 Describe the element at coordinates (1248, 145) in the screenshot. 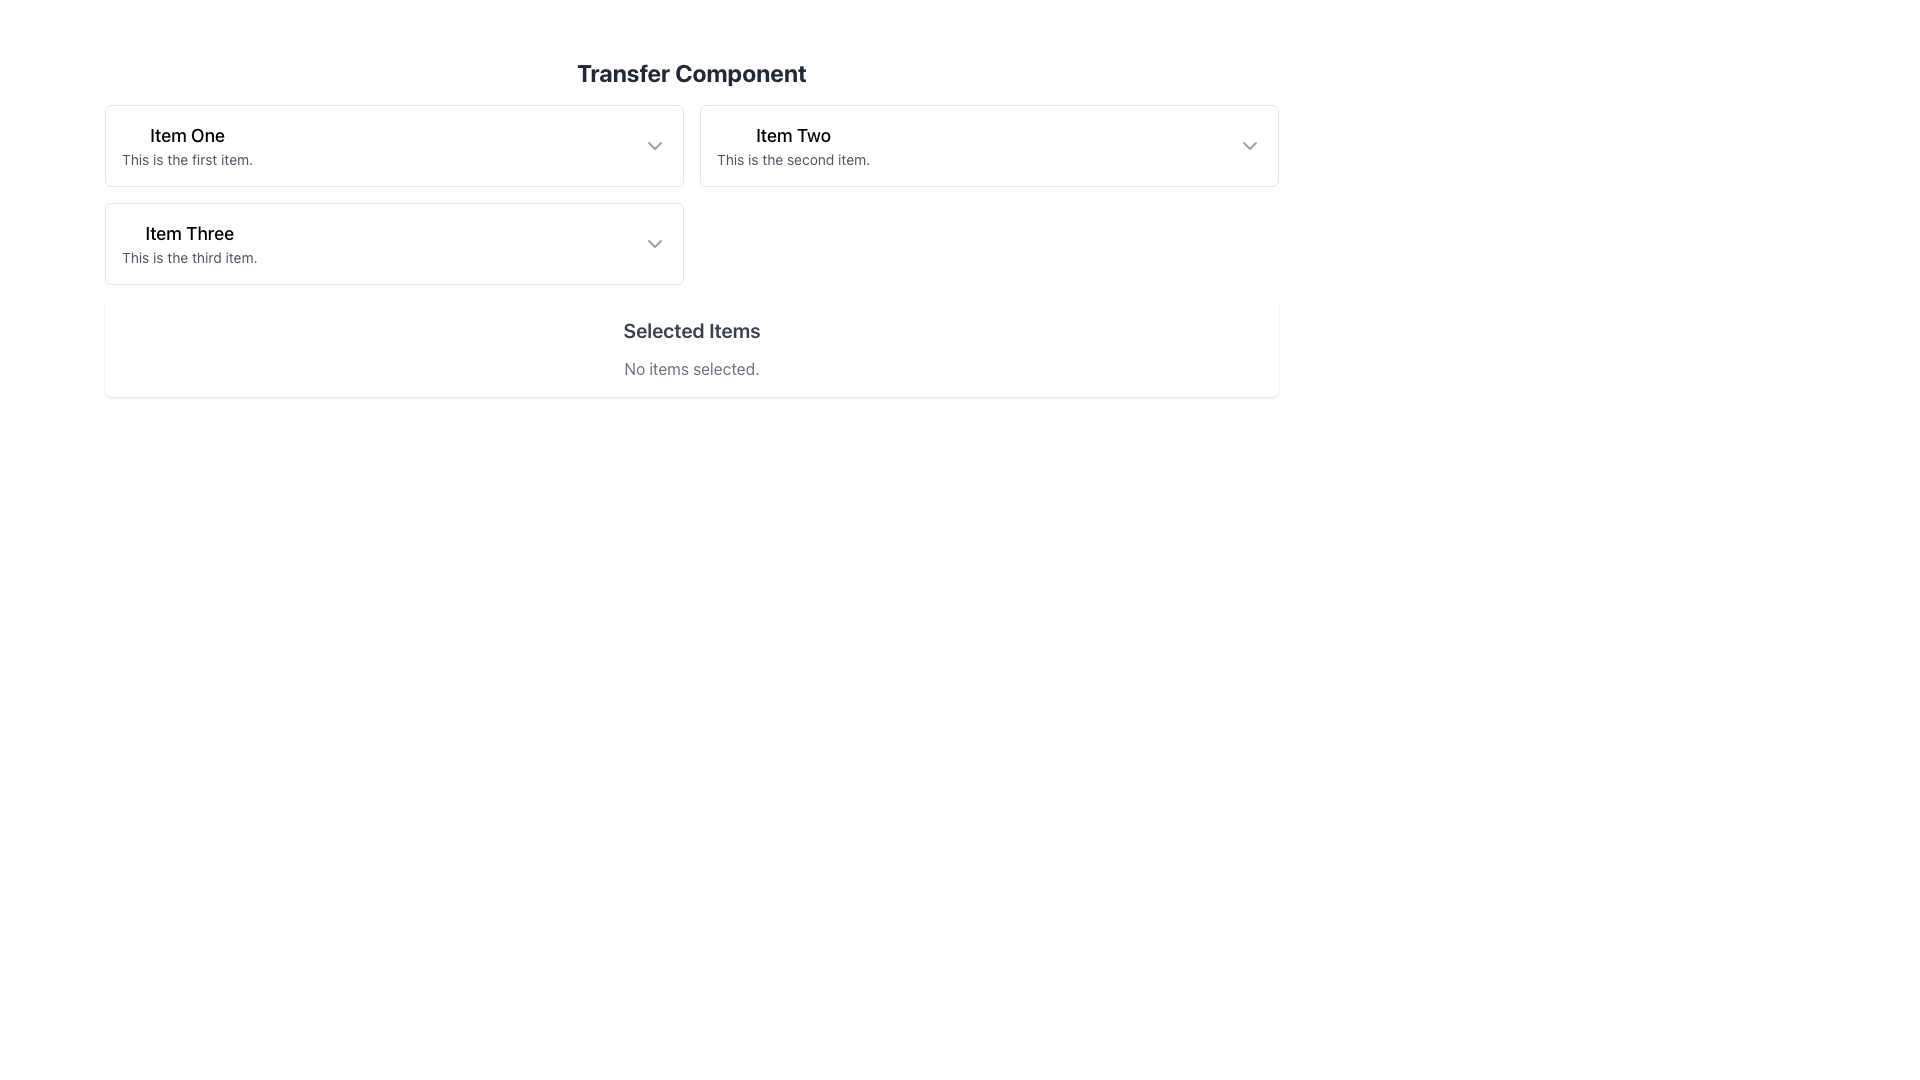

I see `the downward-pointing chevron icon indicating the dropdown menu for 'Item Two'` at that location.